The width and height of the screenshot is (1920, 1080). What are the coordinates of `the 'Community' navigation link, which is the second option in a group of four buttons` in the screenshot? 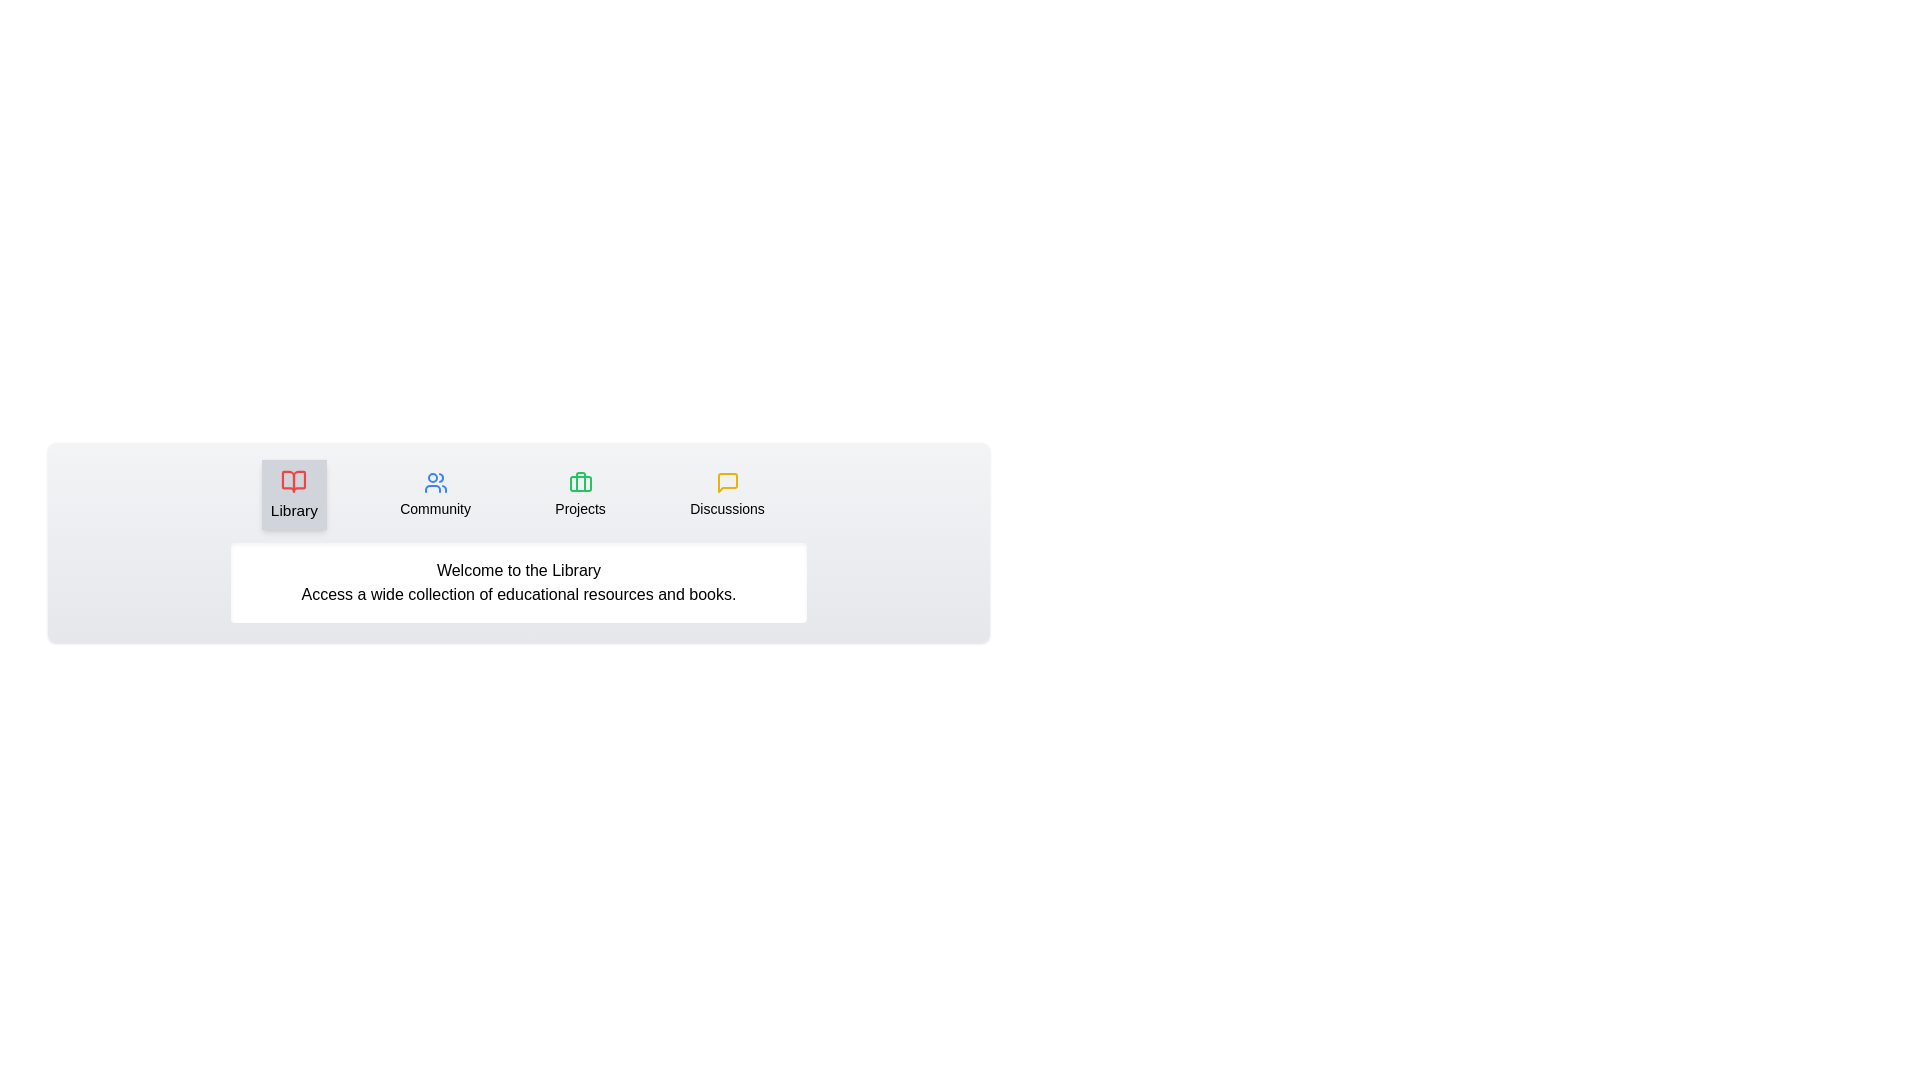 It's located at (434, 494).